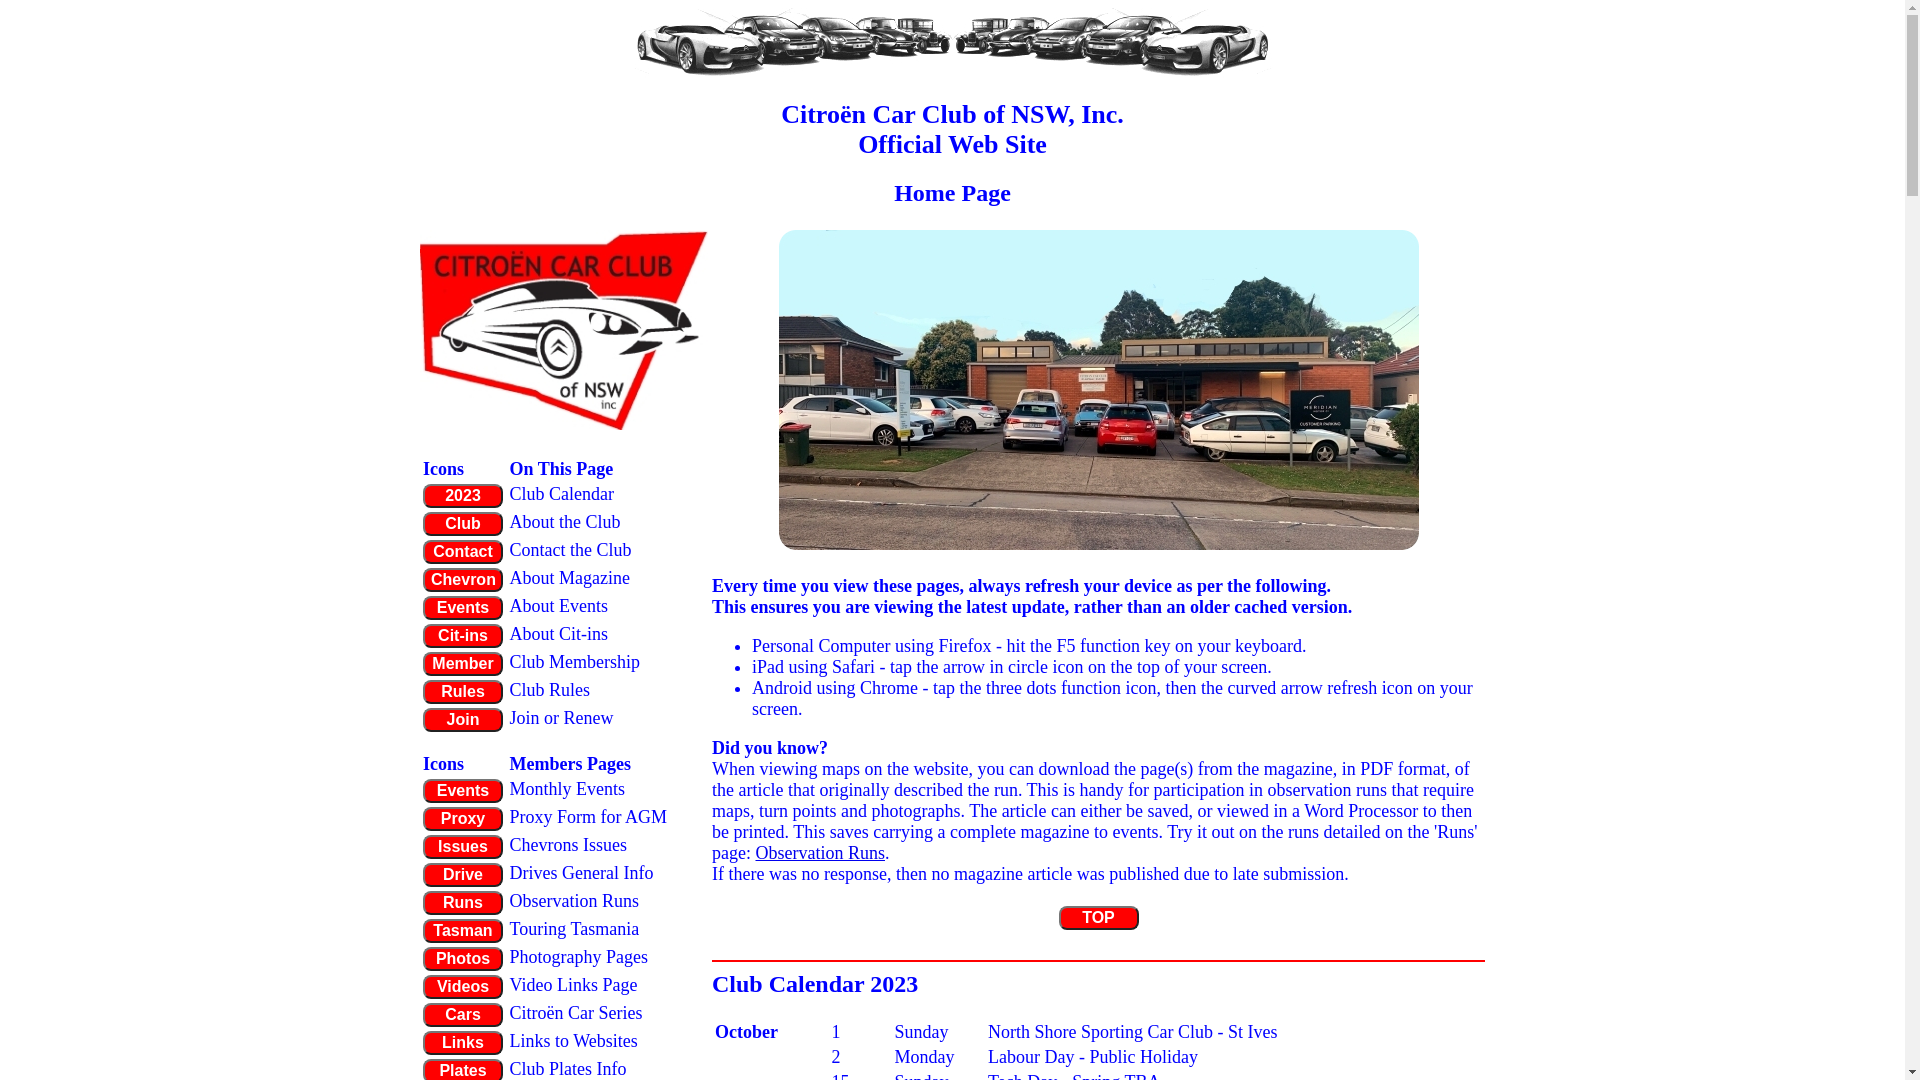 Image resolution: width=1920 pixels, height=1080 pixels. I want to click on 'Join', so click(461, 720).